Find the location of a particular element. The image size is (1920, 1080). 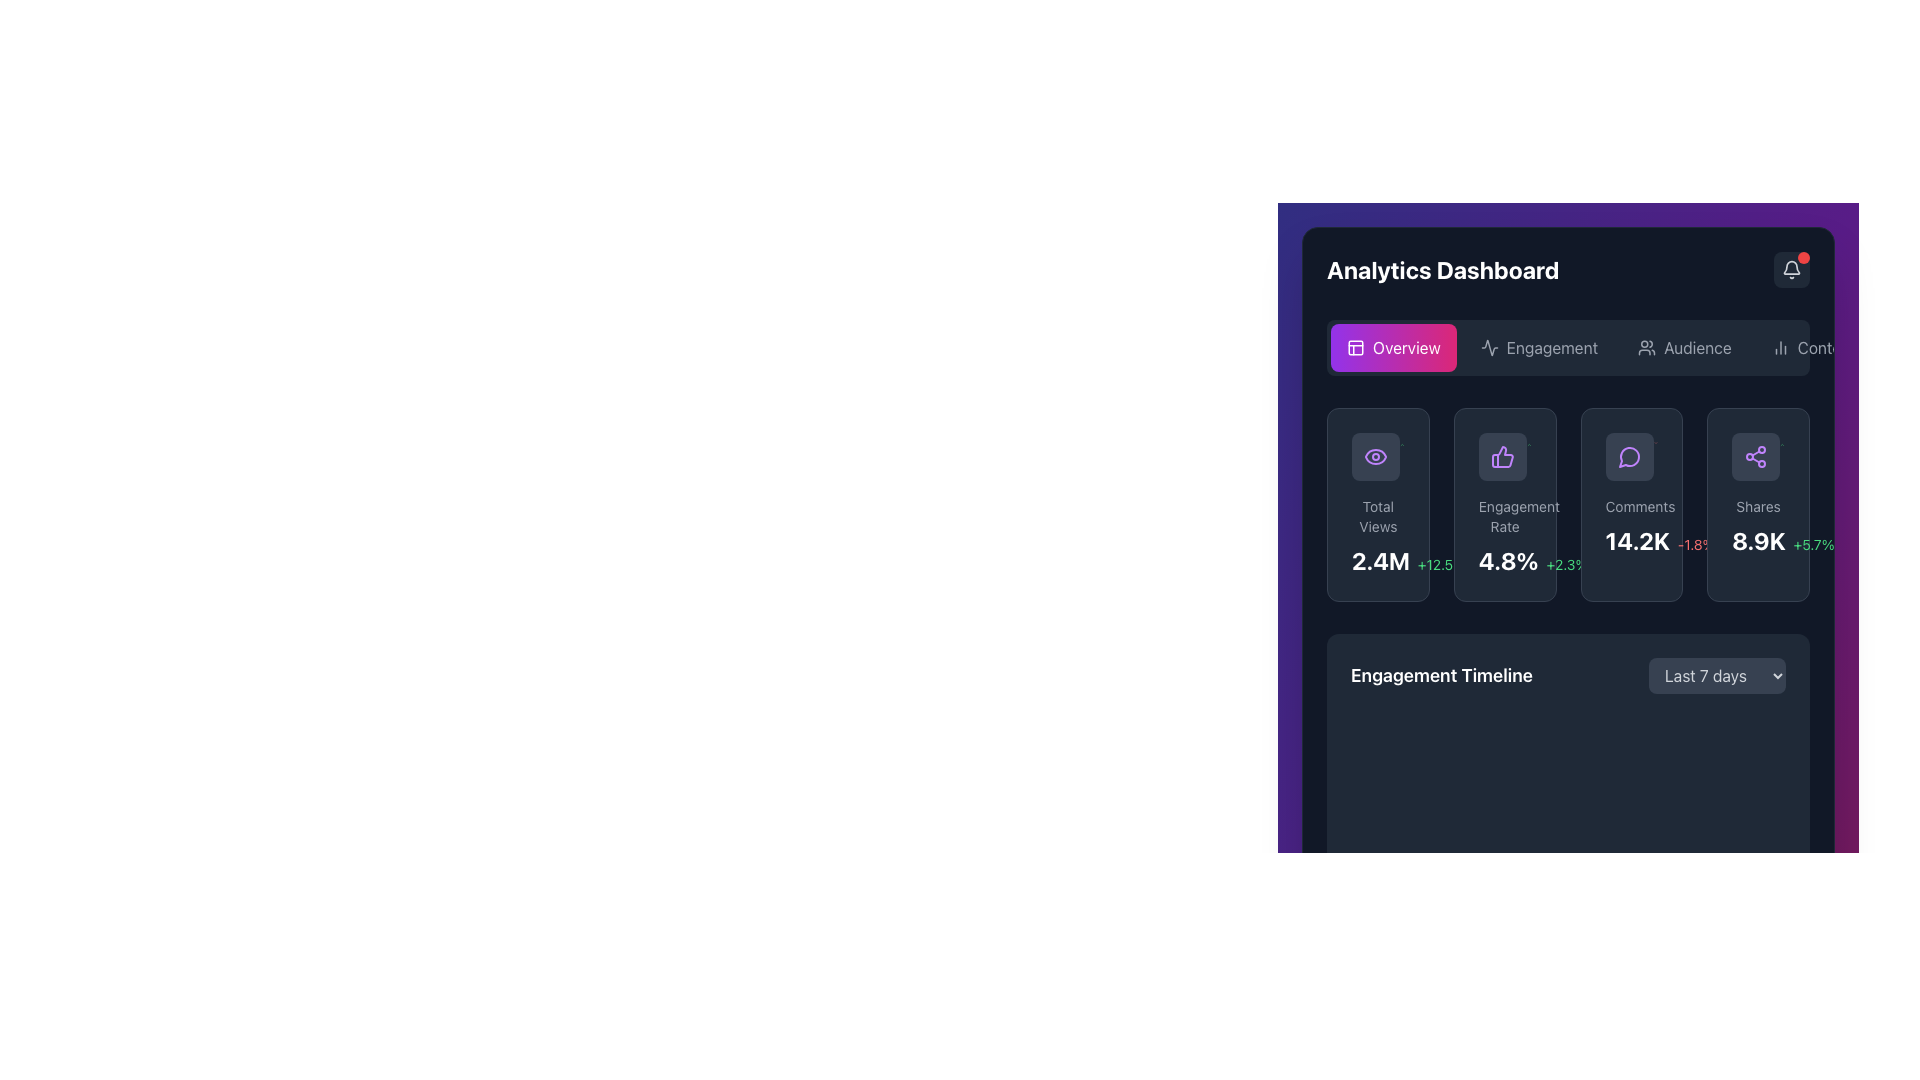

the notification button located in the top-right corner of the 'Analytics Dashboard' to inspect the notification badge for changes is located at coordinates (1791, 270).